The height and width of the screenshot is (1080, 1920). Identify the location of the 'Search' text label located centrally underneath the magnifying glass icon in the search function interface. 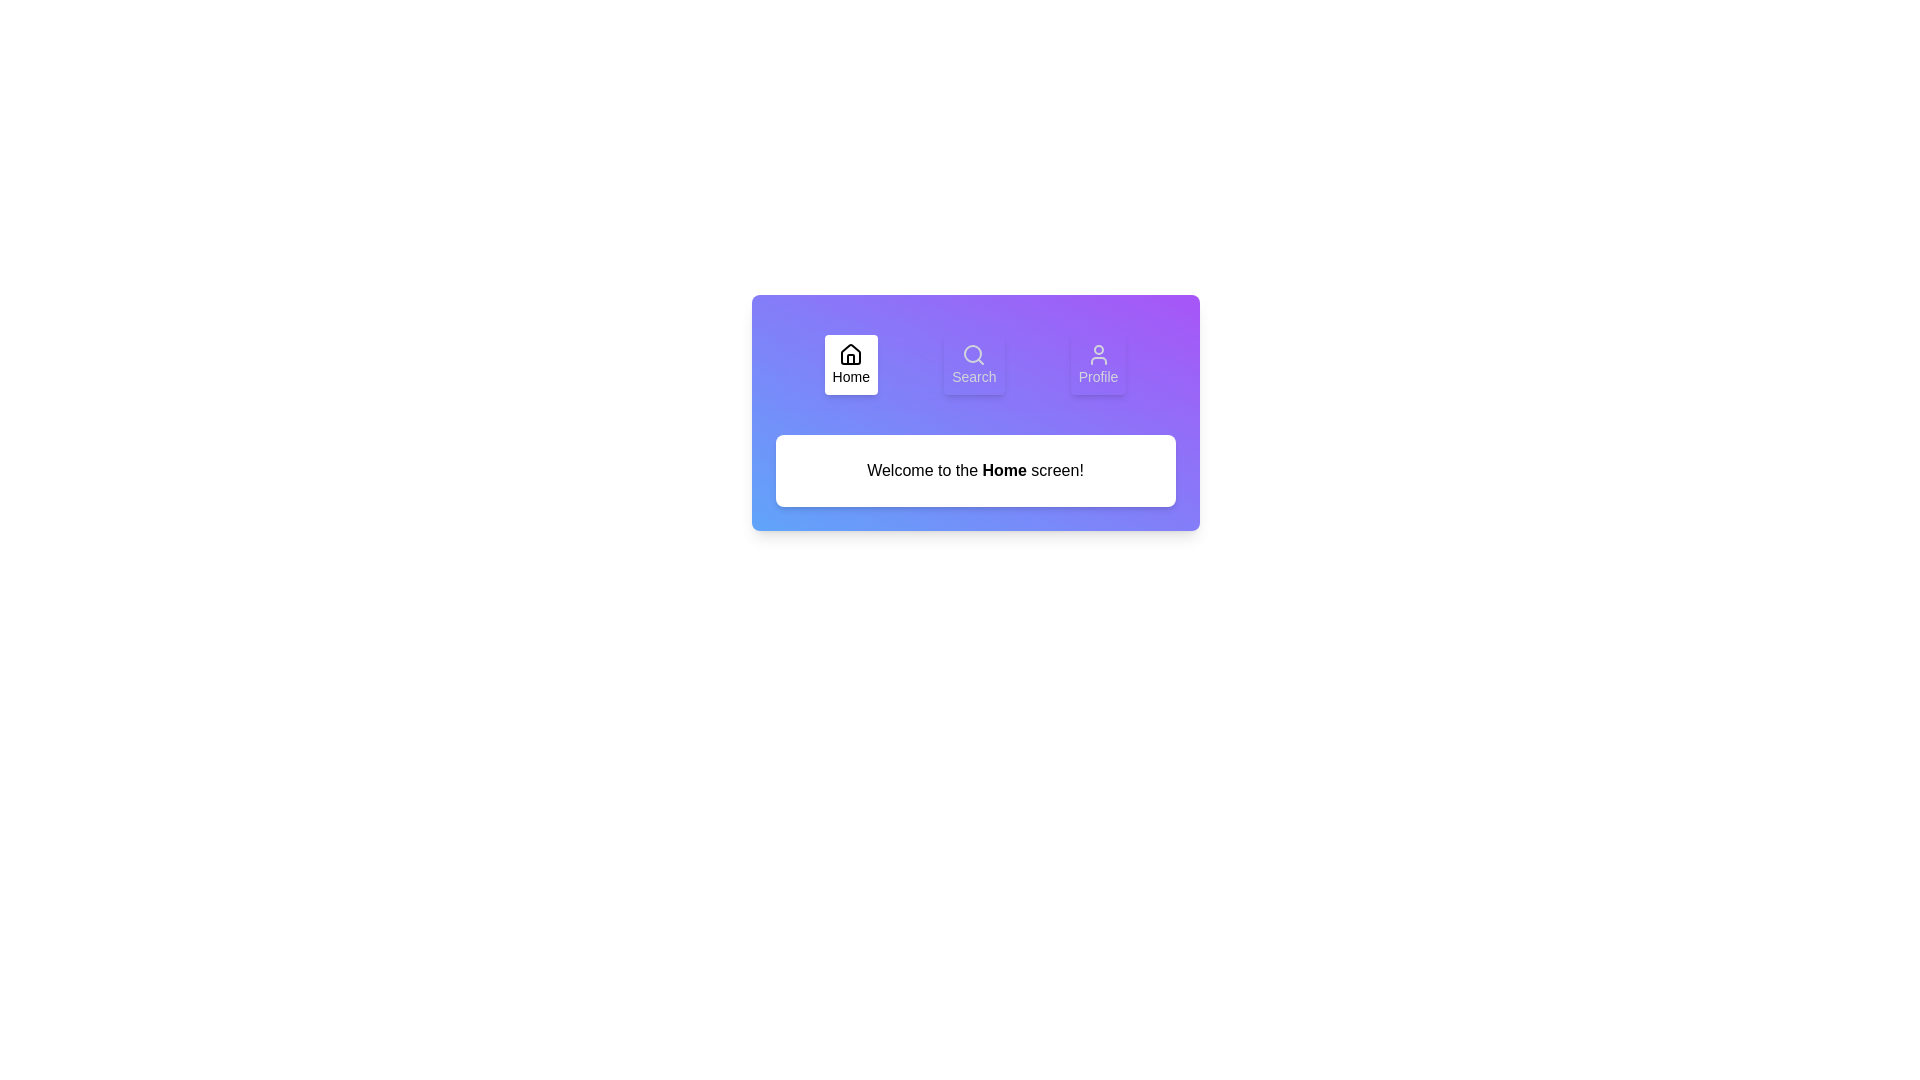
(974, 377).